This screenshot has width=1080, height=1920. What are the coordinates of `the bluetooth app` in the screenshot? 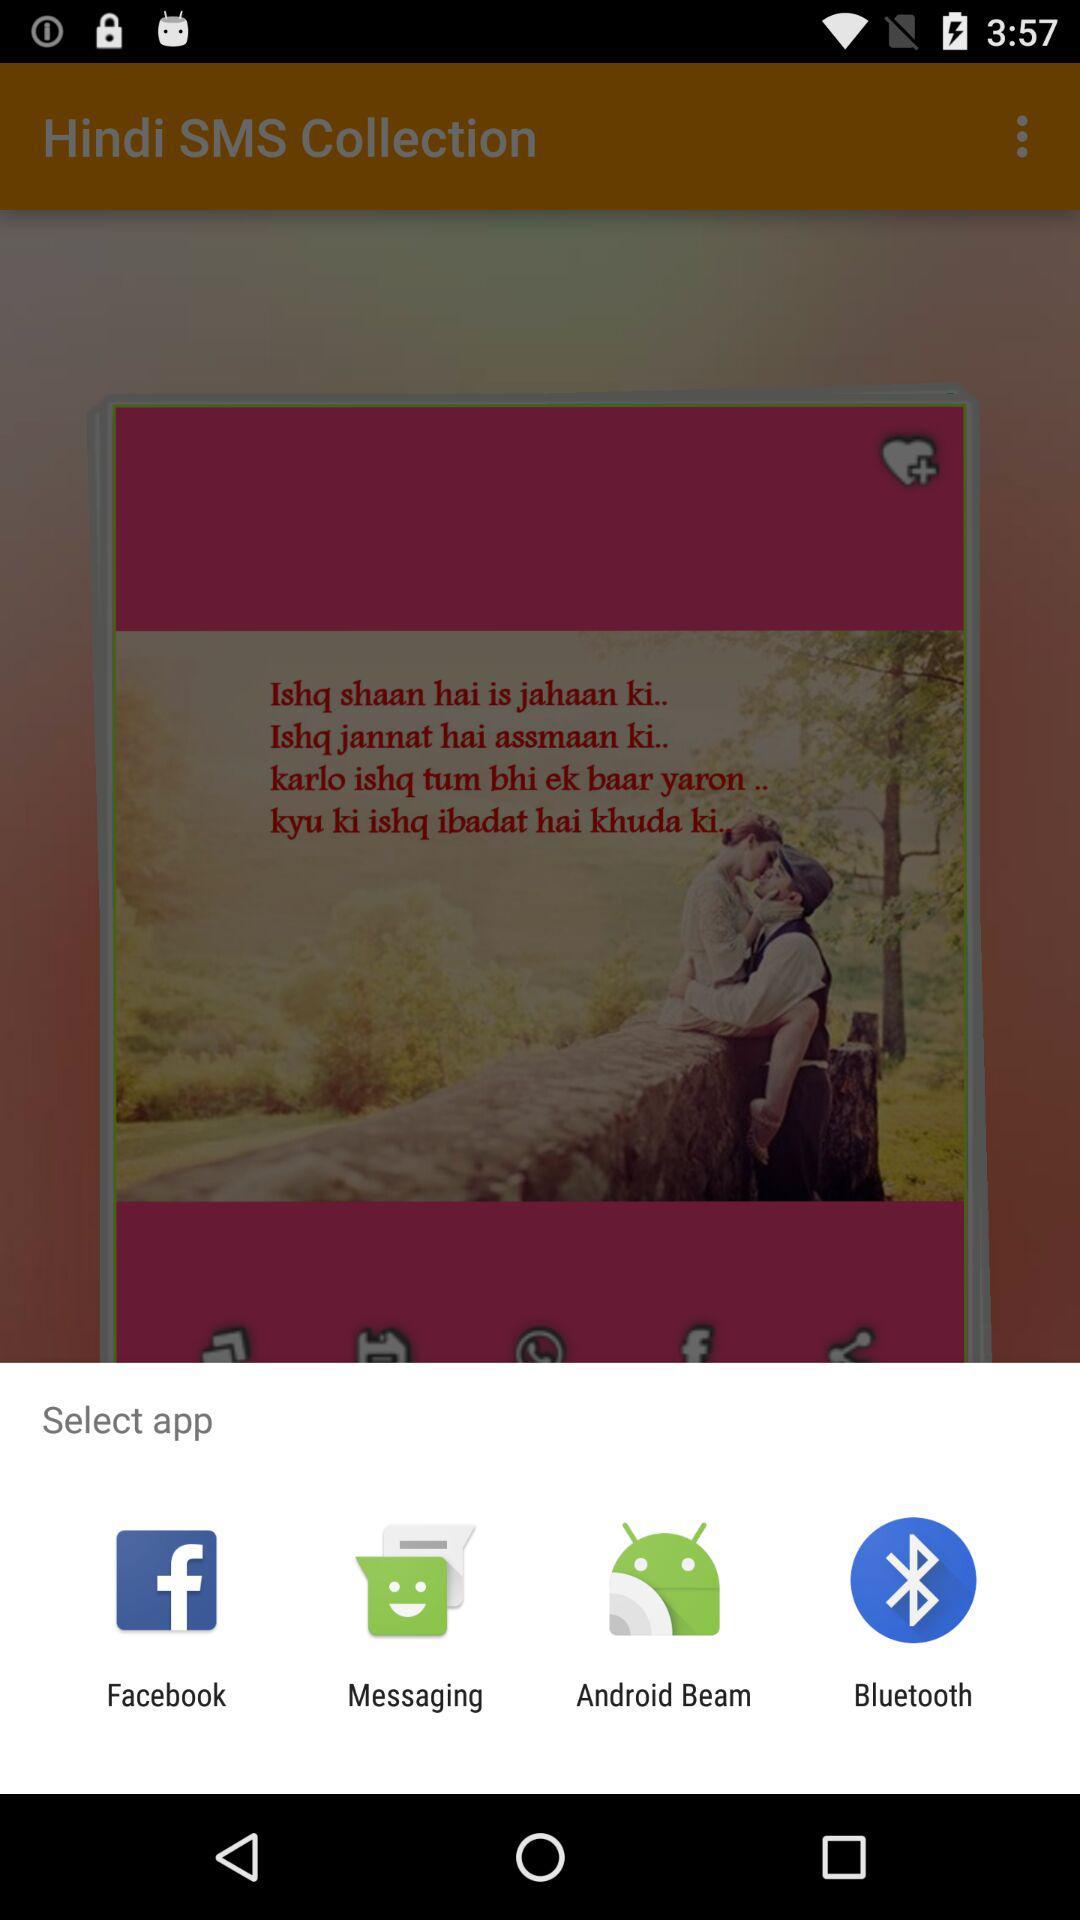 It's located at (913, 1711).